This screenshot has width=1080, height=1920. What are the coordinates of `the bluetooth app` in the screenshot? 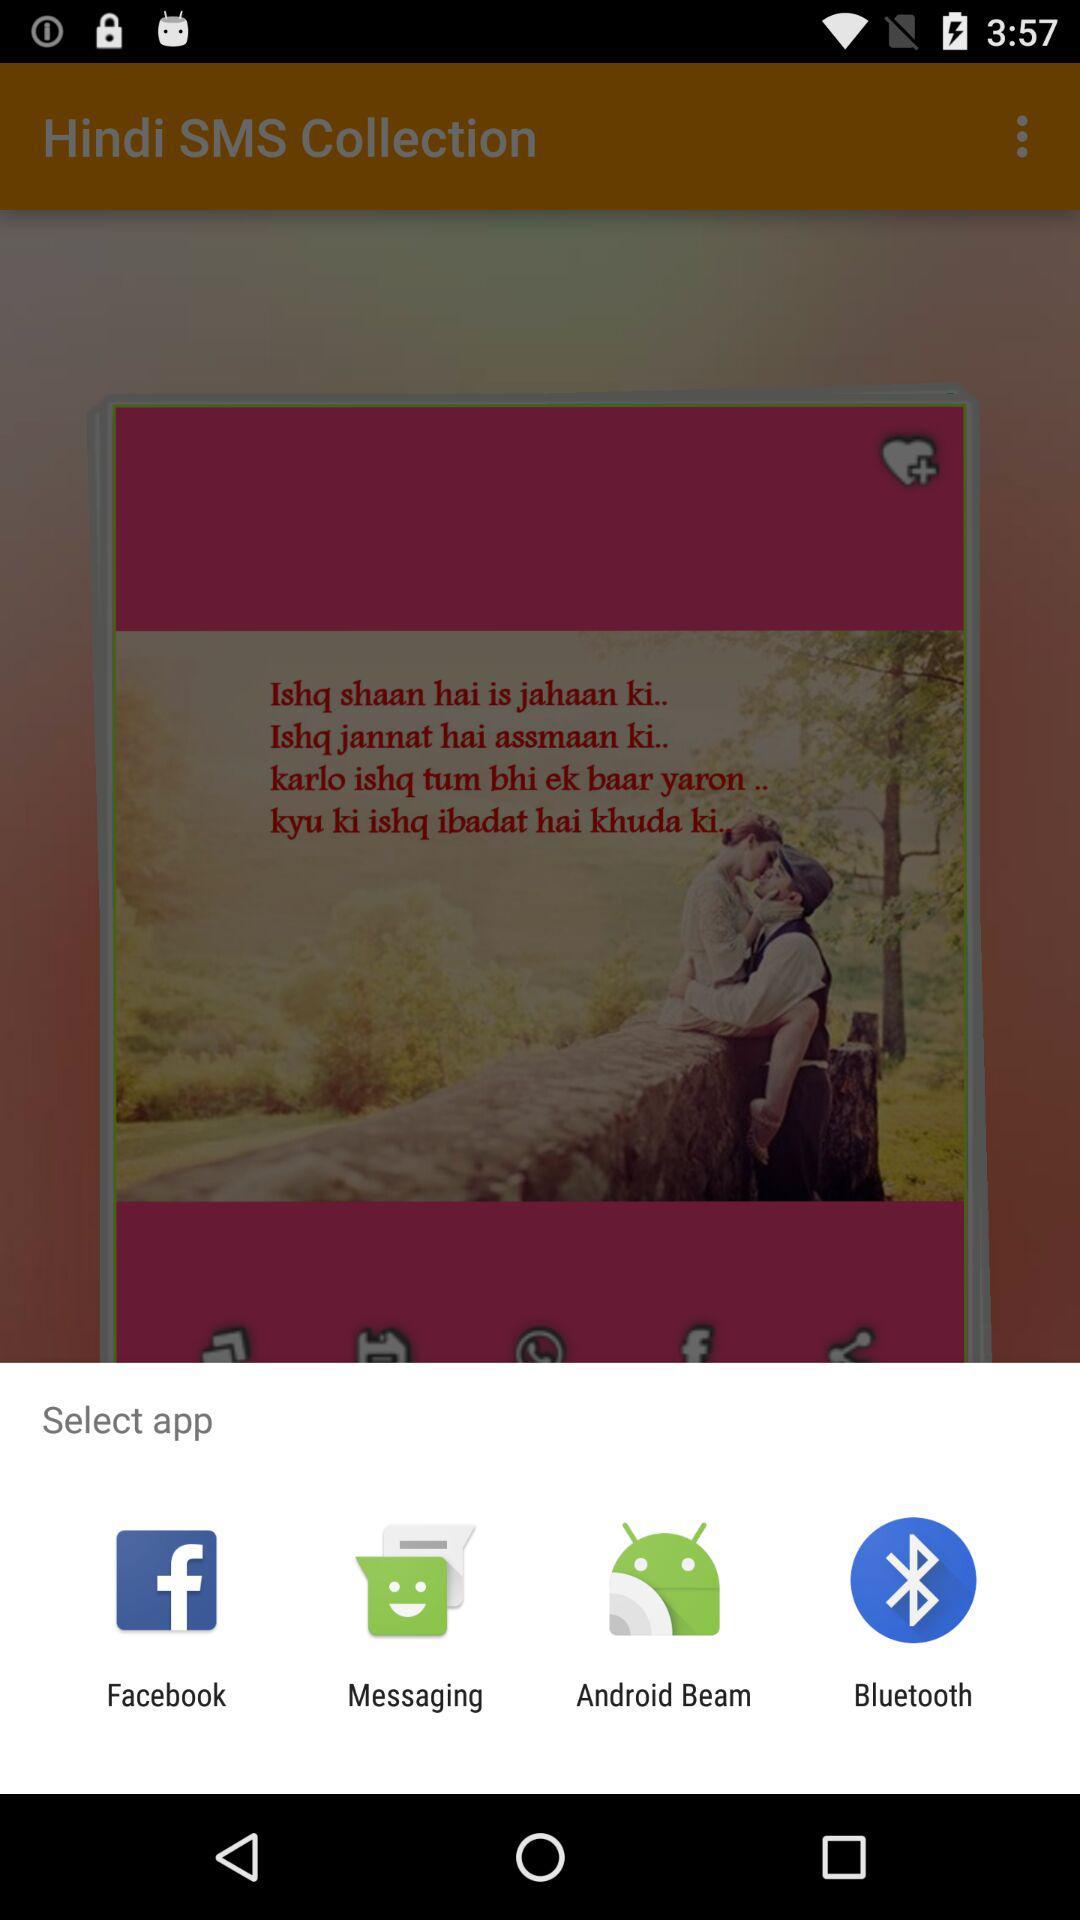 It's located at (913, 1711).